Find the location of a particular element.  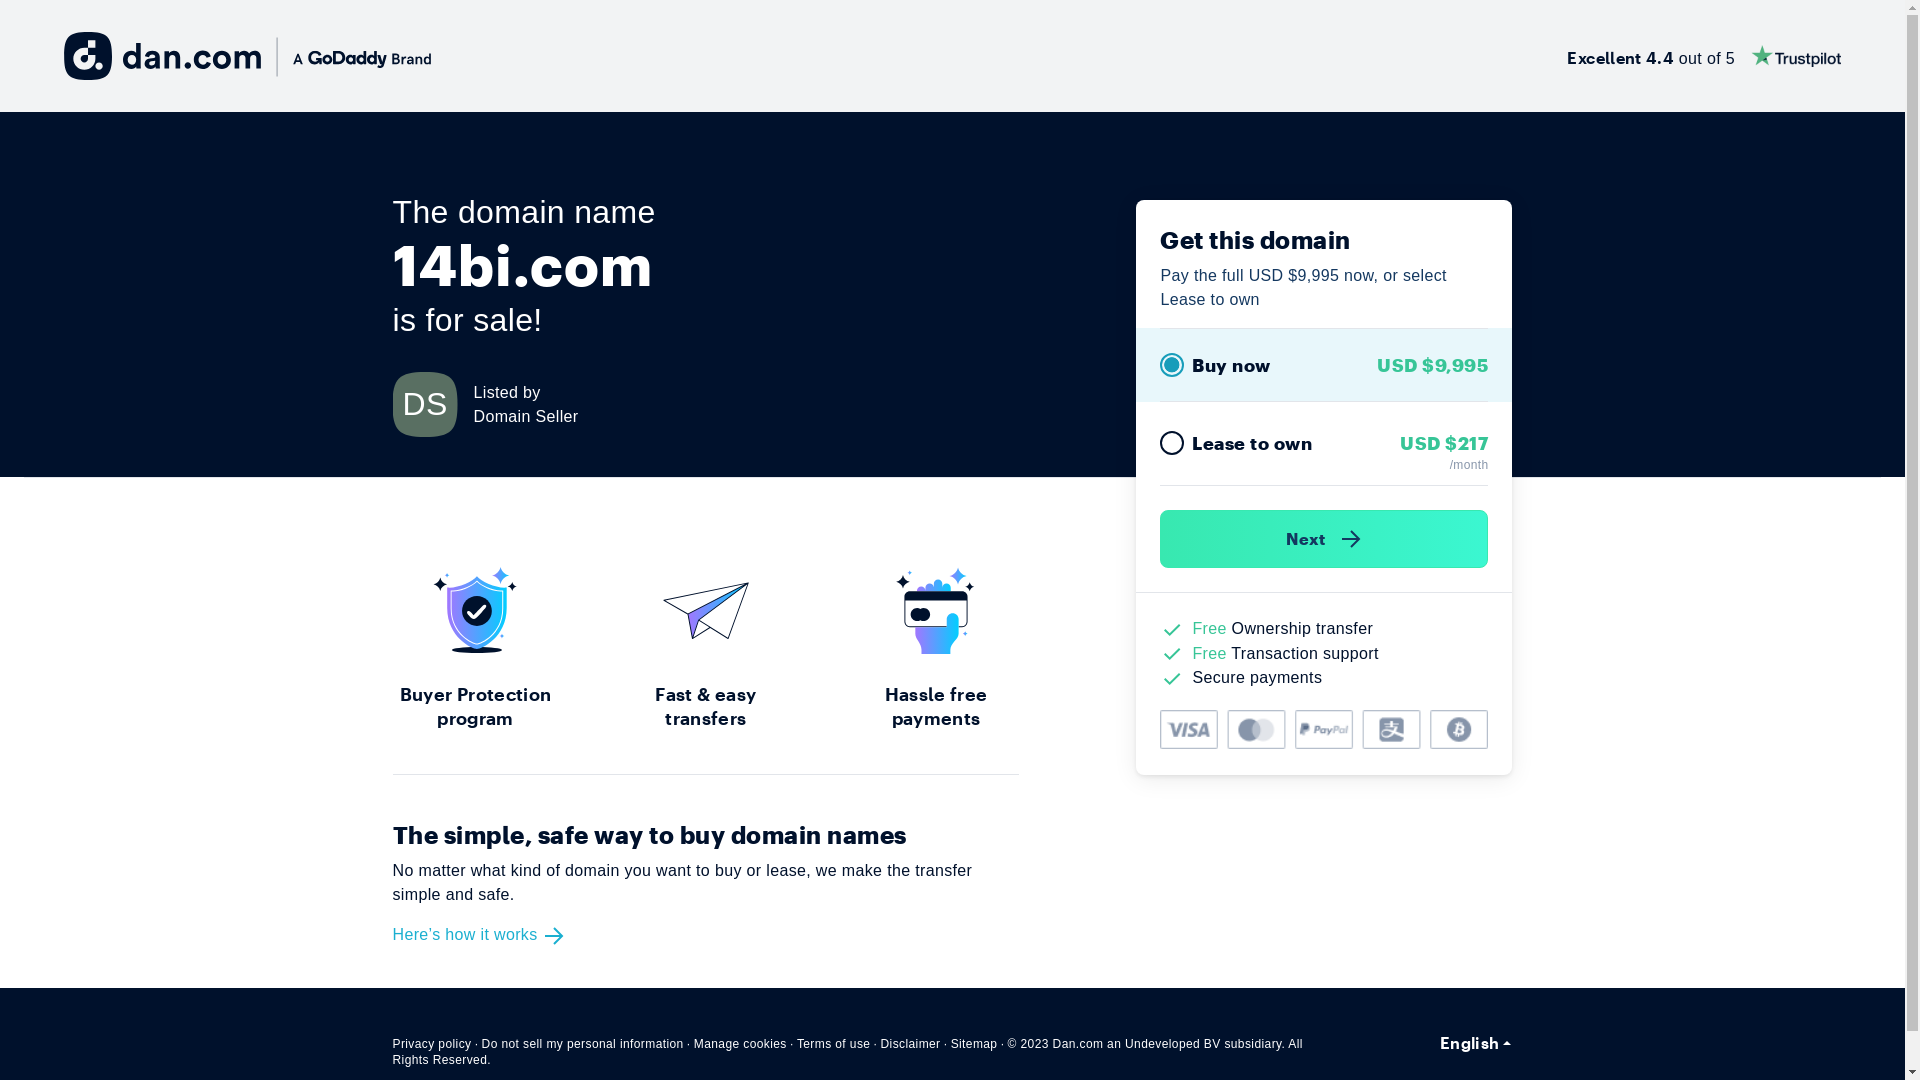

'Terms of use' is located at coordinates (834, 1043).